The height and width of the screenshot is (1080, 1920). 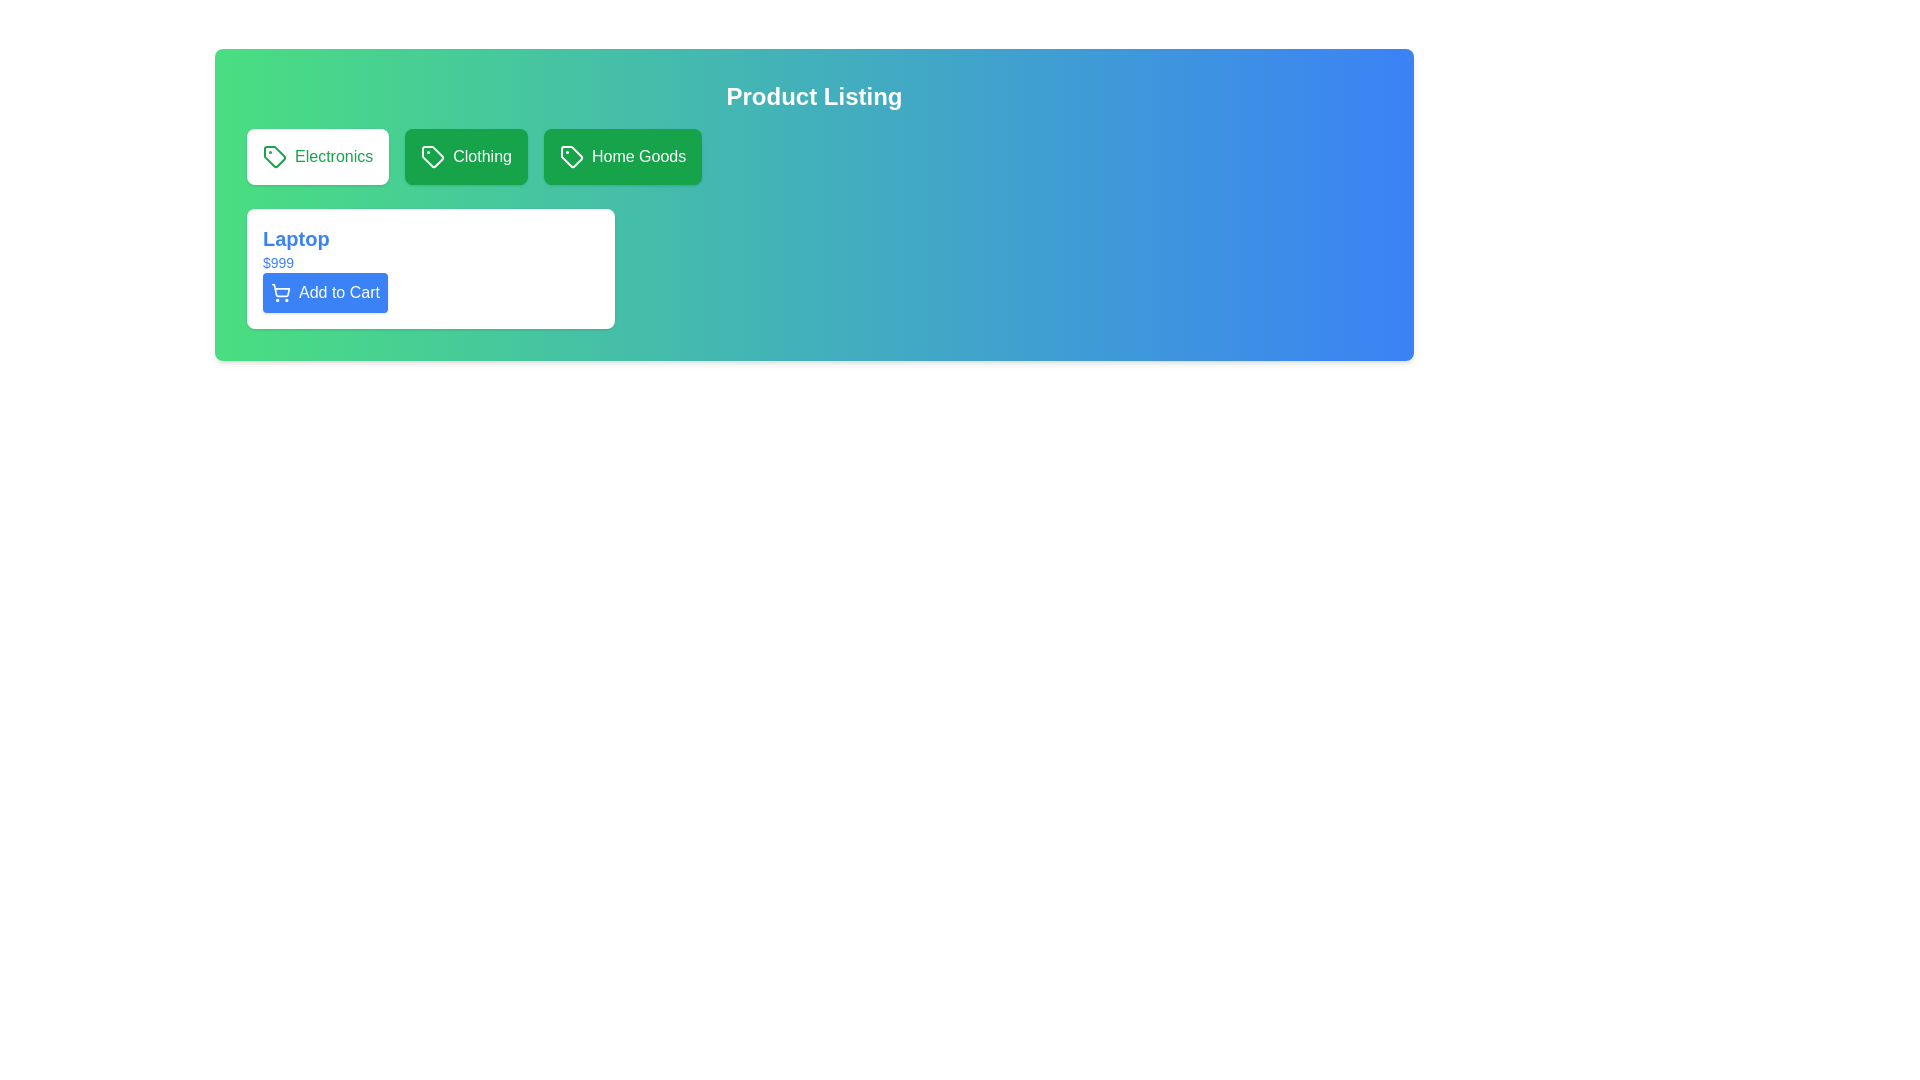 I want to click on the 'Home Goods' category selector button to activate the hover effect, so click(x=622, y=156).